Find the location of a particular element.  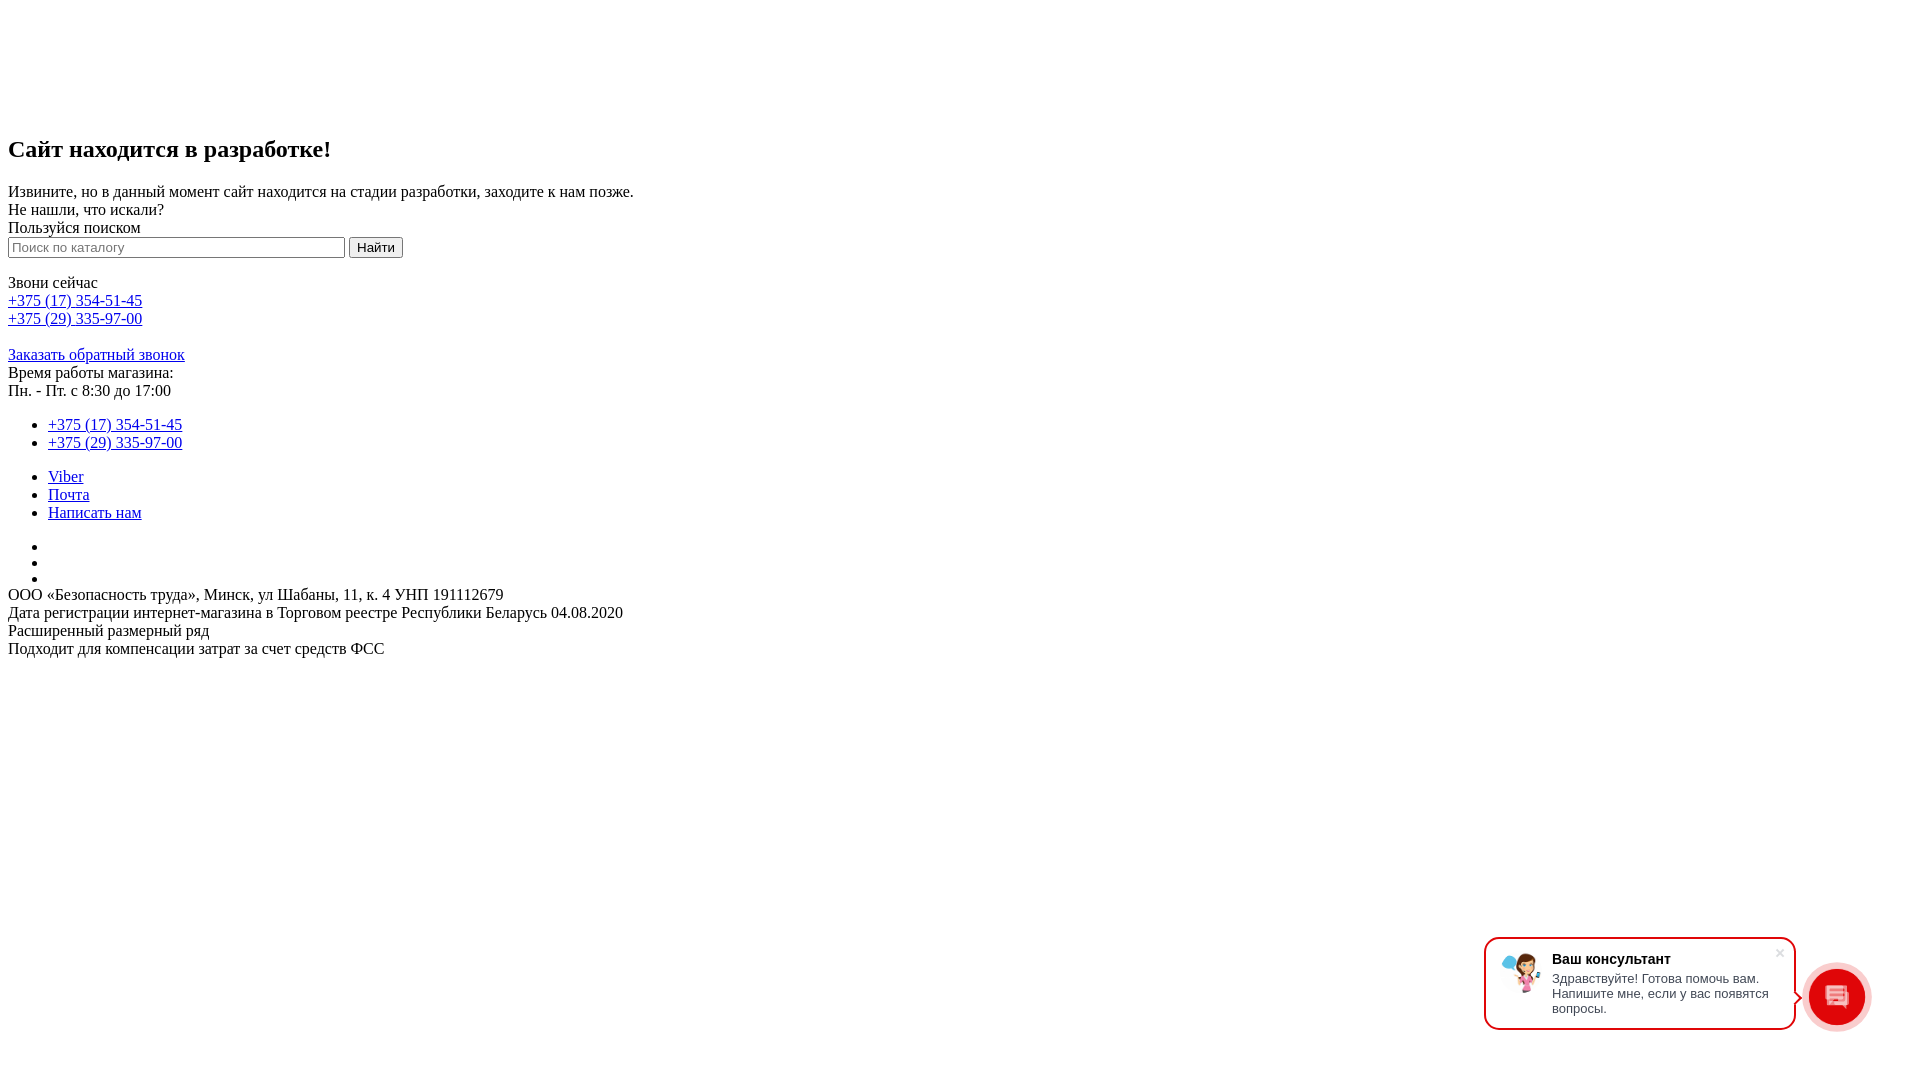

'Viber' is located at coordinates (65, 476).